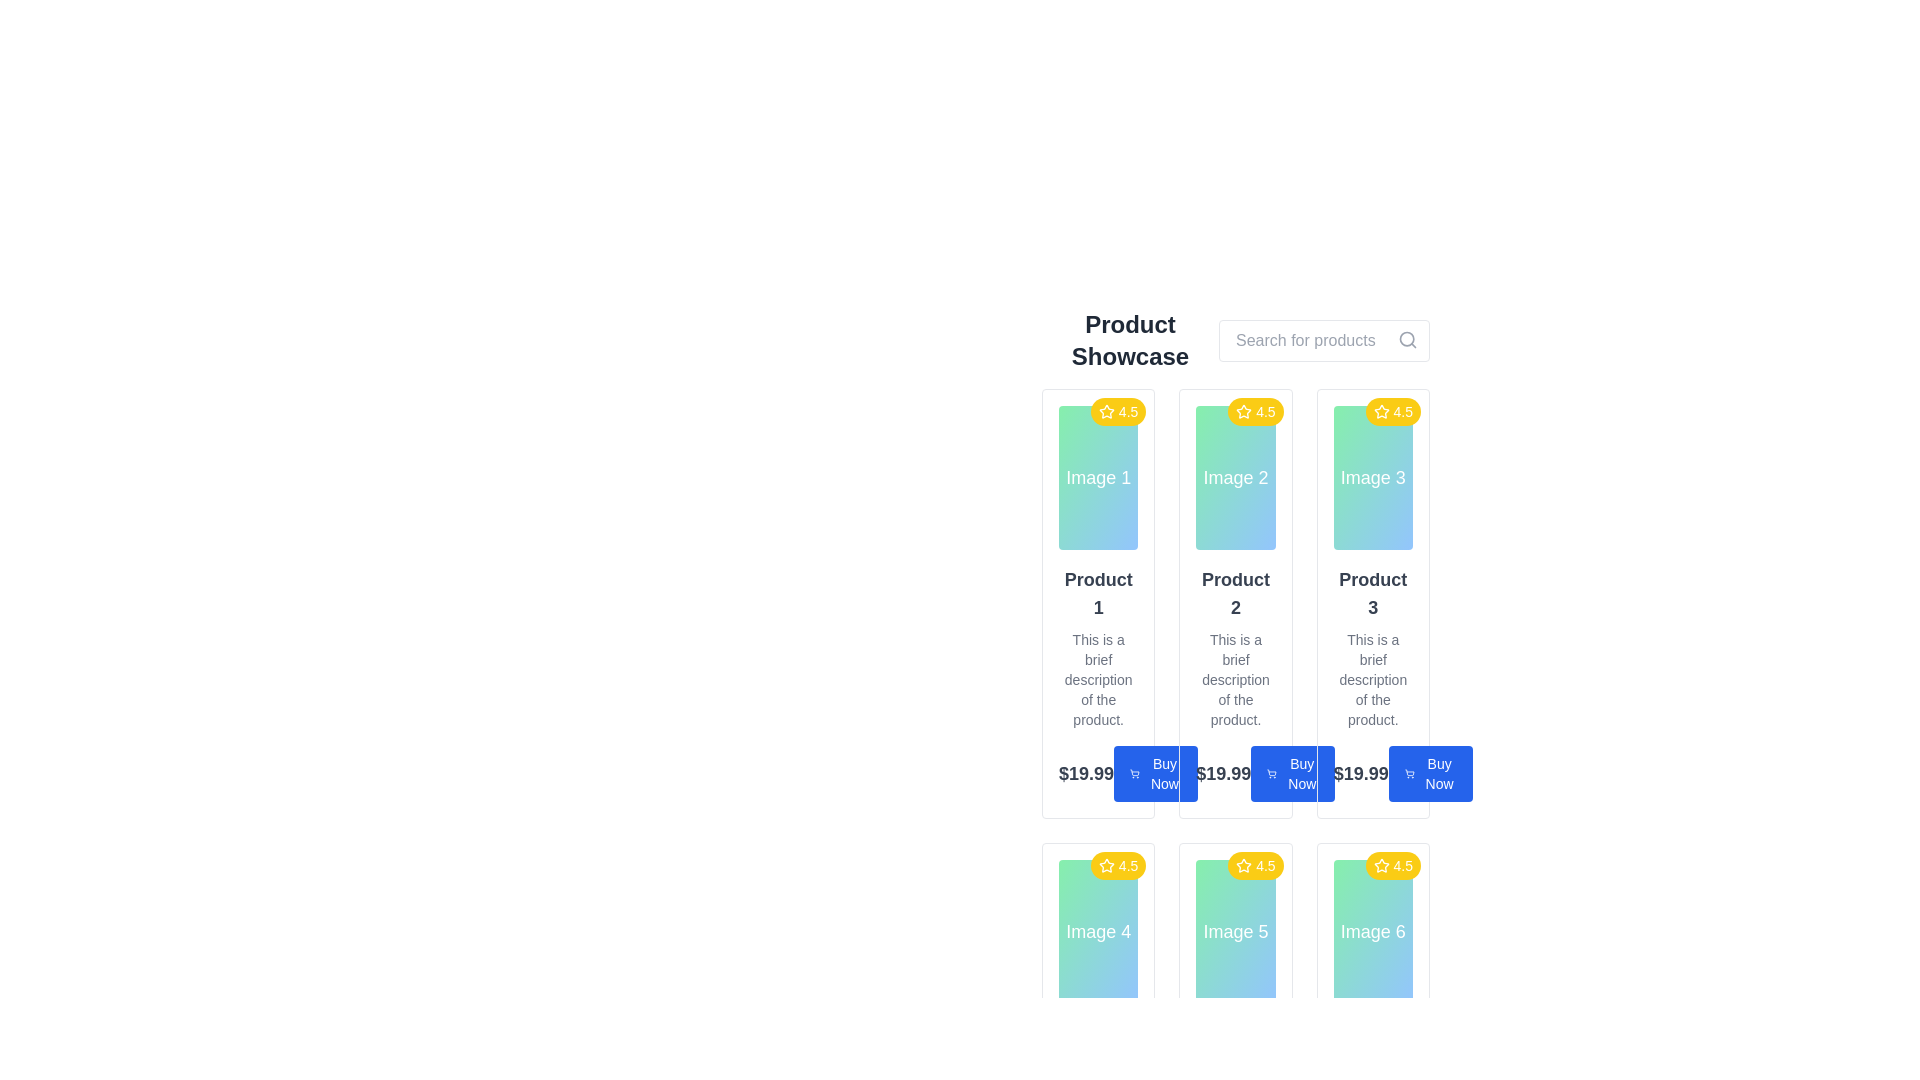 This screenshot has height=1080, width=1920. What do you see at coordinates (1105, 411) in the screenshot?
I see `the star-shaped icon that indicates the rating for 'Product 1' to potentially interact if enabled` at bounding box center [1105, 411].